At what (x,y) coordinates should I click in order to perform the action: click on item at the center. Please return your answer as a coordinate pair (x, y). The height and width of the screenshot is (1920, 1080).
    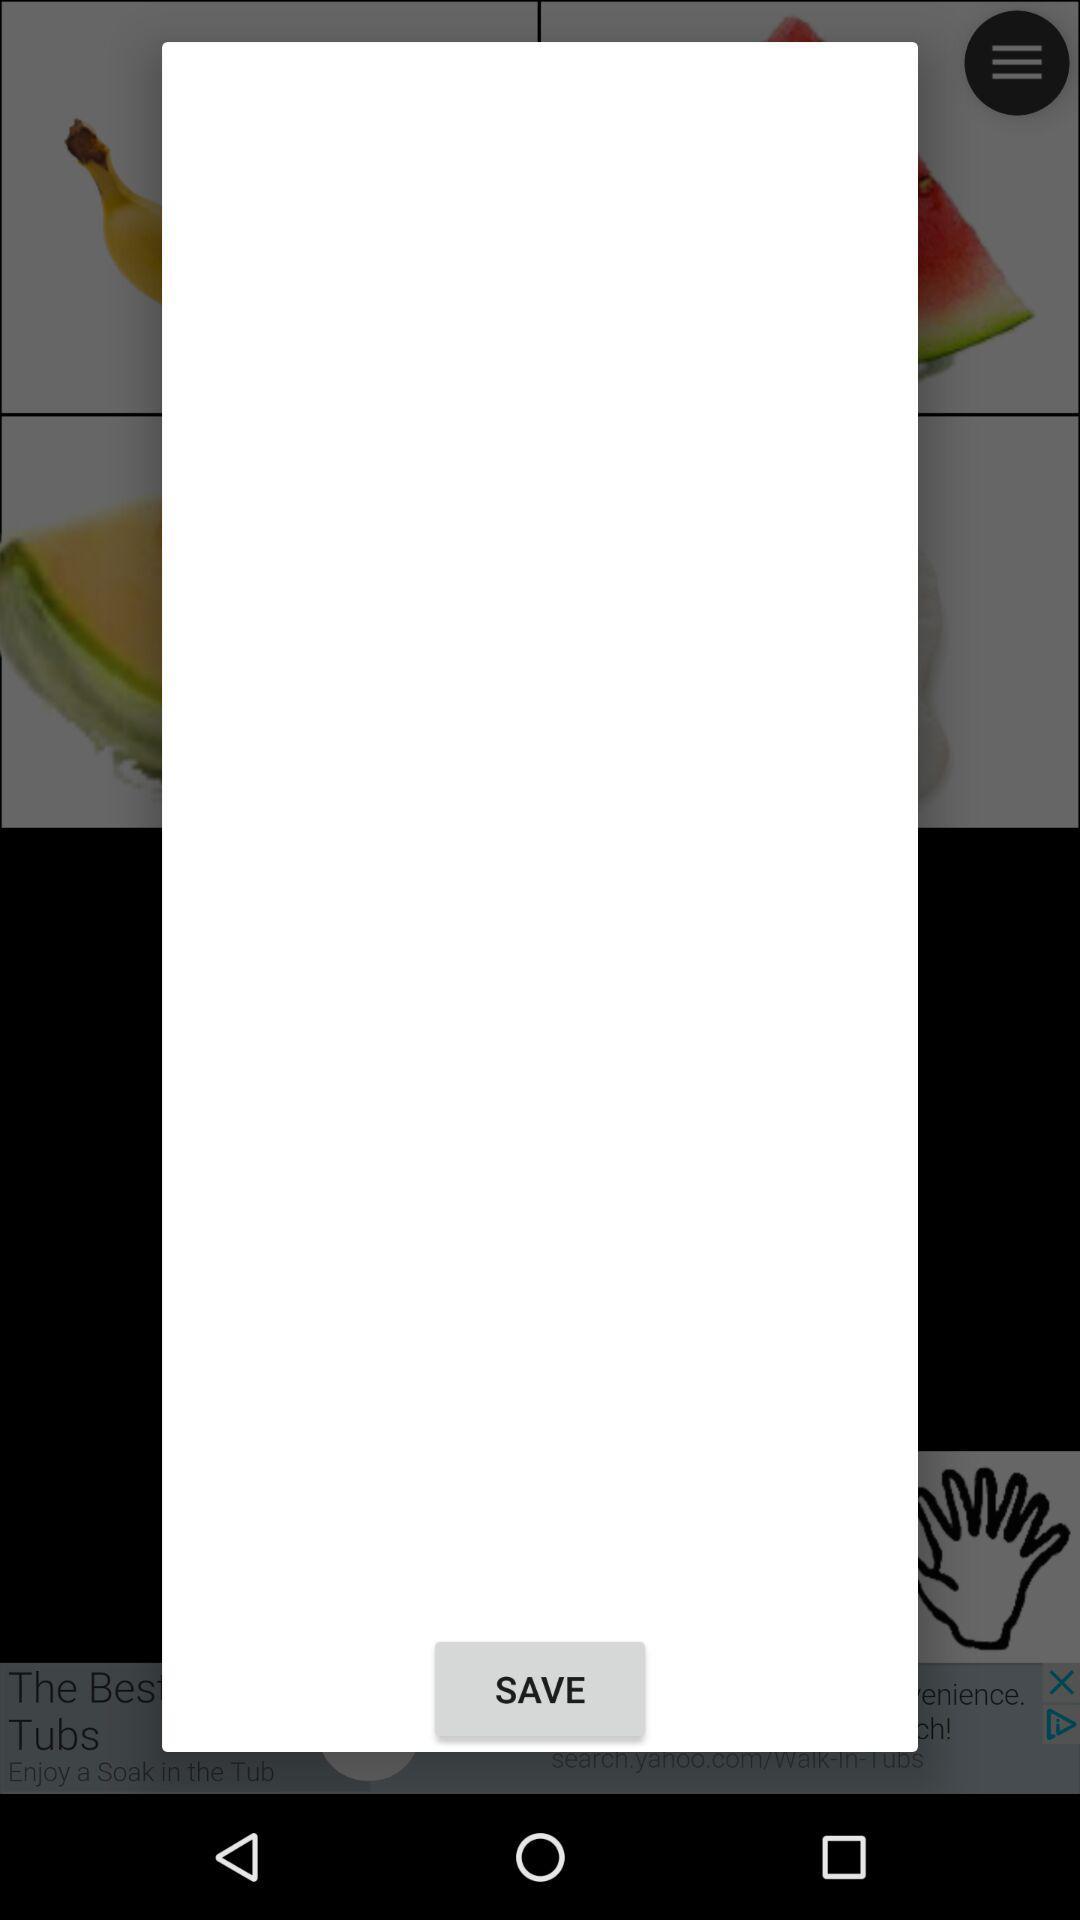
    Looking at the image, I should click on (540, 834).